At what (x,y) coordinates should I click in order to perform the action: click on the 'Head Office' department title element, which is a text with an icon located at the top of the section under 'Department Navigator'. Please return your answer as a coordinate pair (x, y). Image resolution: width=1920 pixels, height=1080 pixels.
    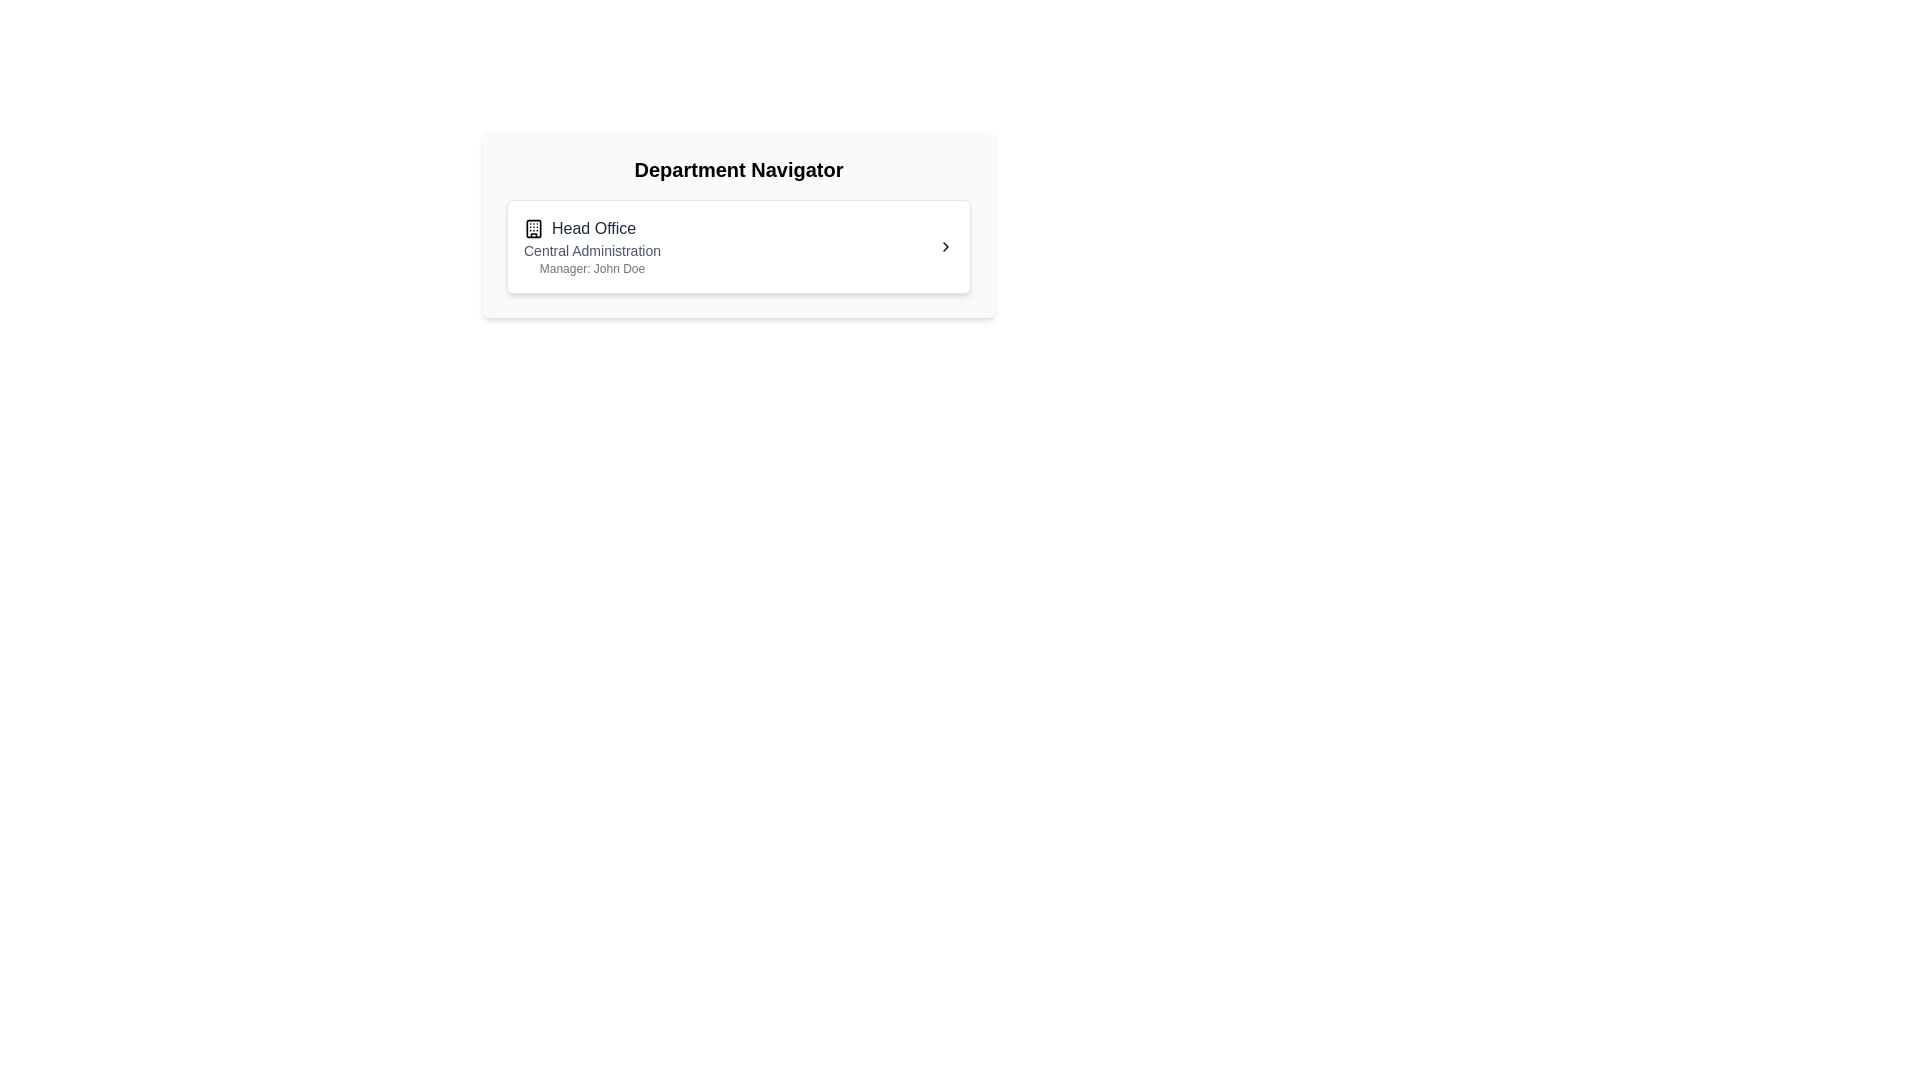
    Looking at the image, I should click on (590, 227).